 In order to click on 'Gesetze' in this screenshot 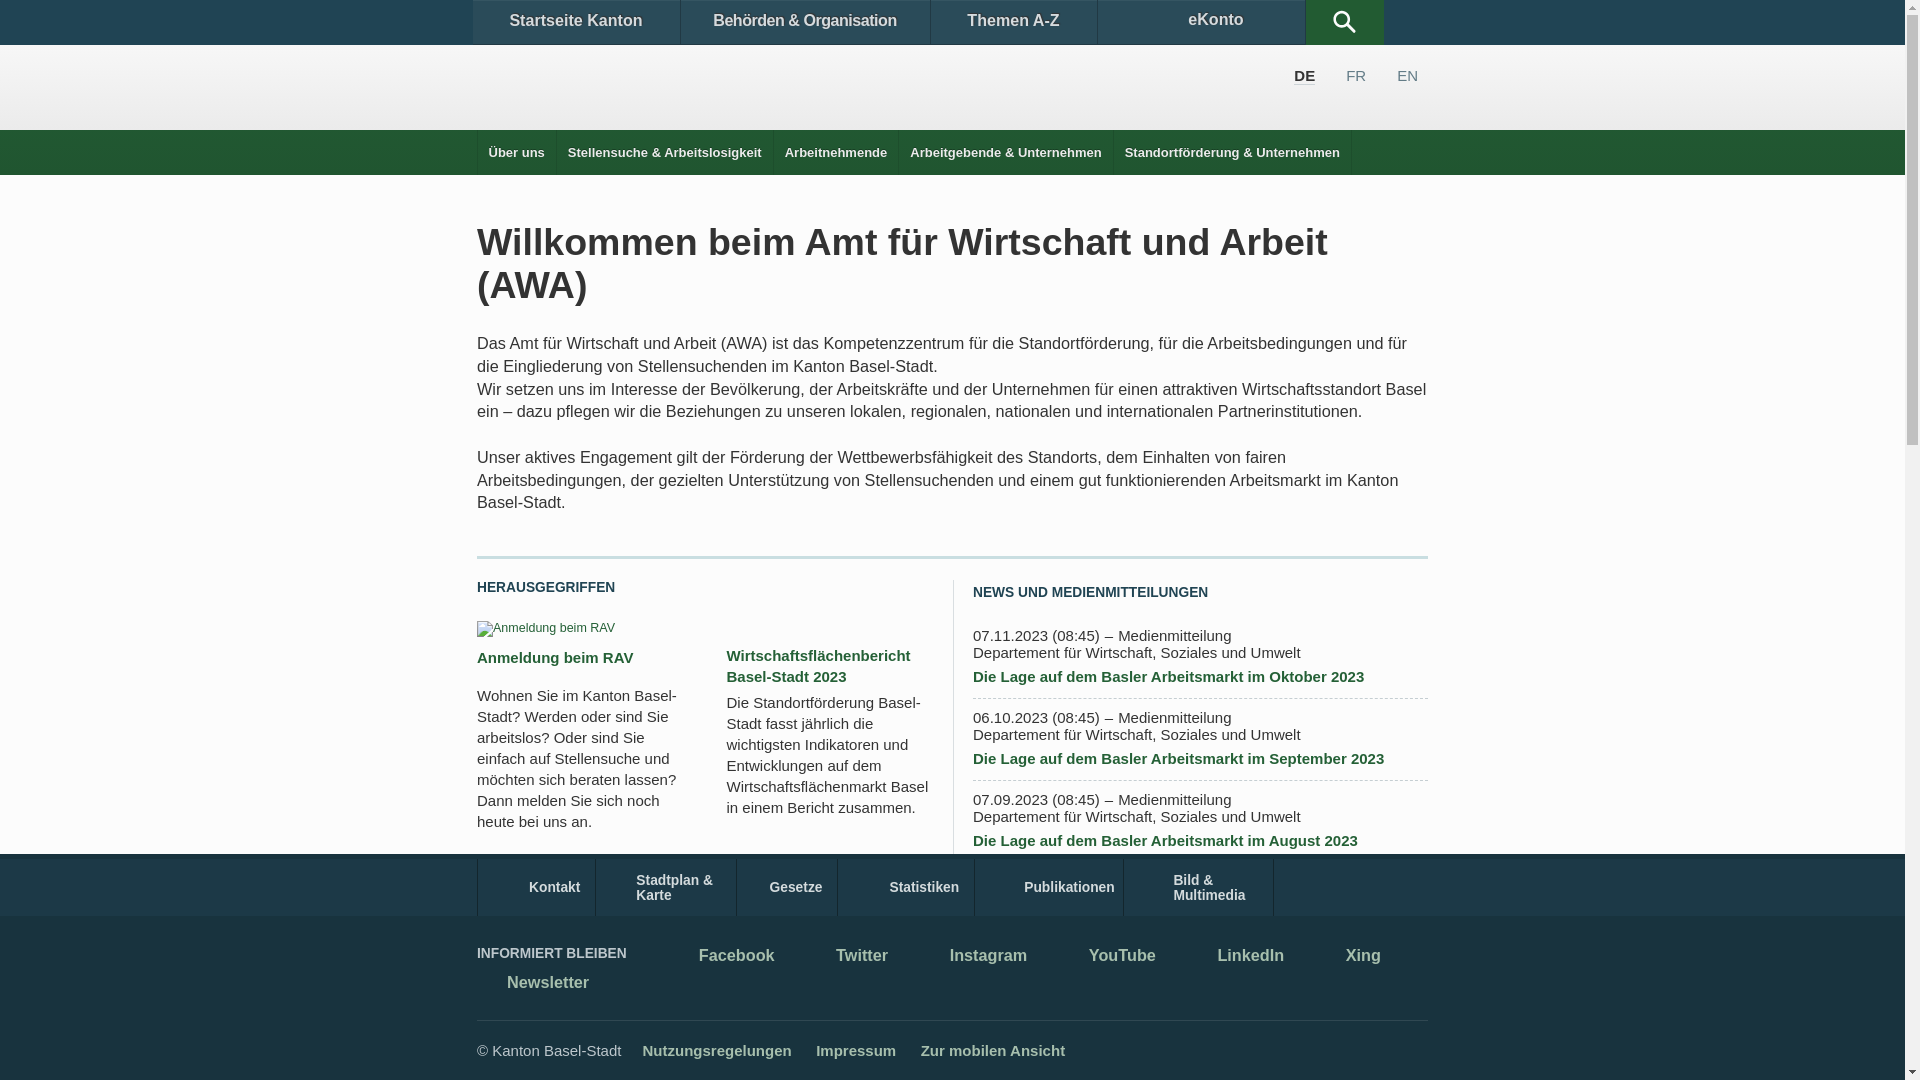, I will do `click(786, 886)`.